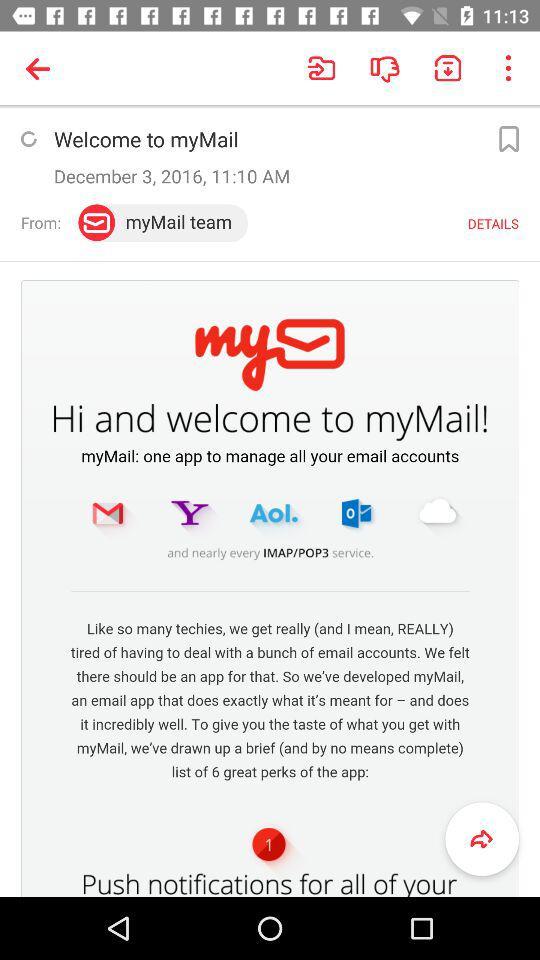  What do you see at coordinates (508, 138) in the screenshot?
I see `to bookmarks` at bounding box center [508, 138].